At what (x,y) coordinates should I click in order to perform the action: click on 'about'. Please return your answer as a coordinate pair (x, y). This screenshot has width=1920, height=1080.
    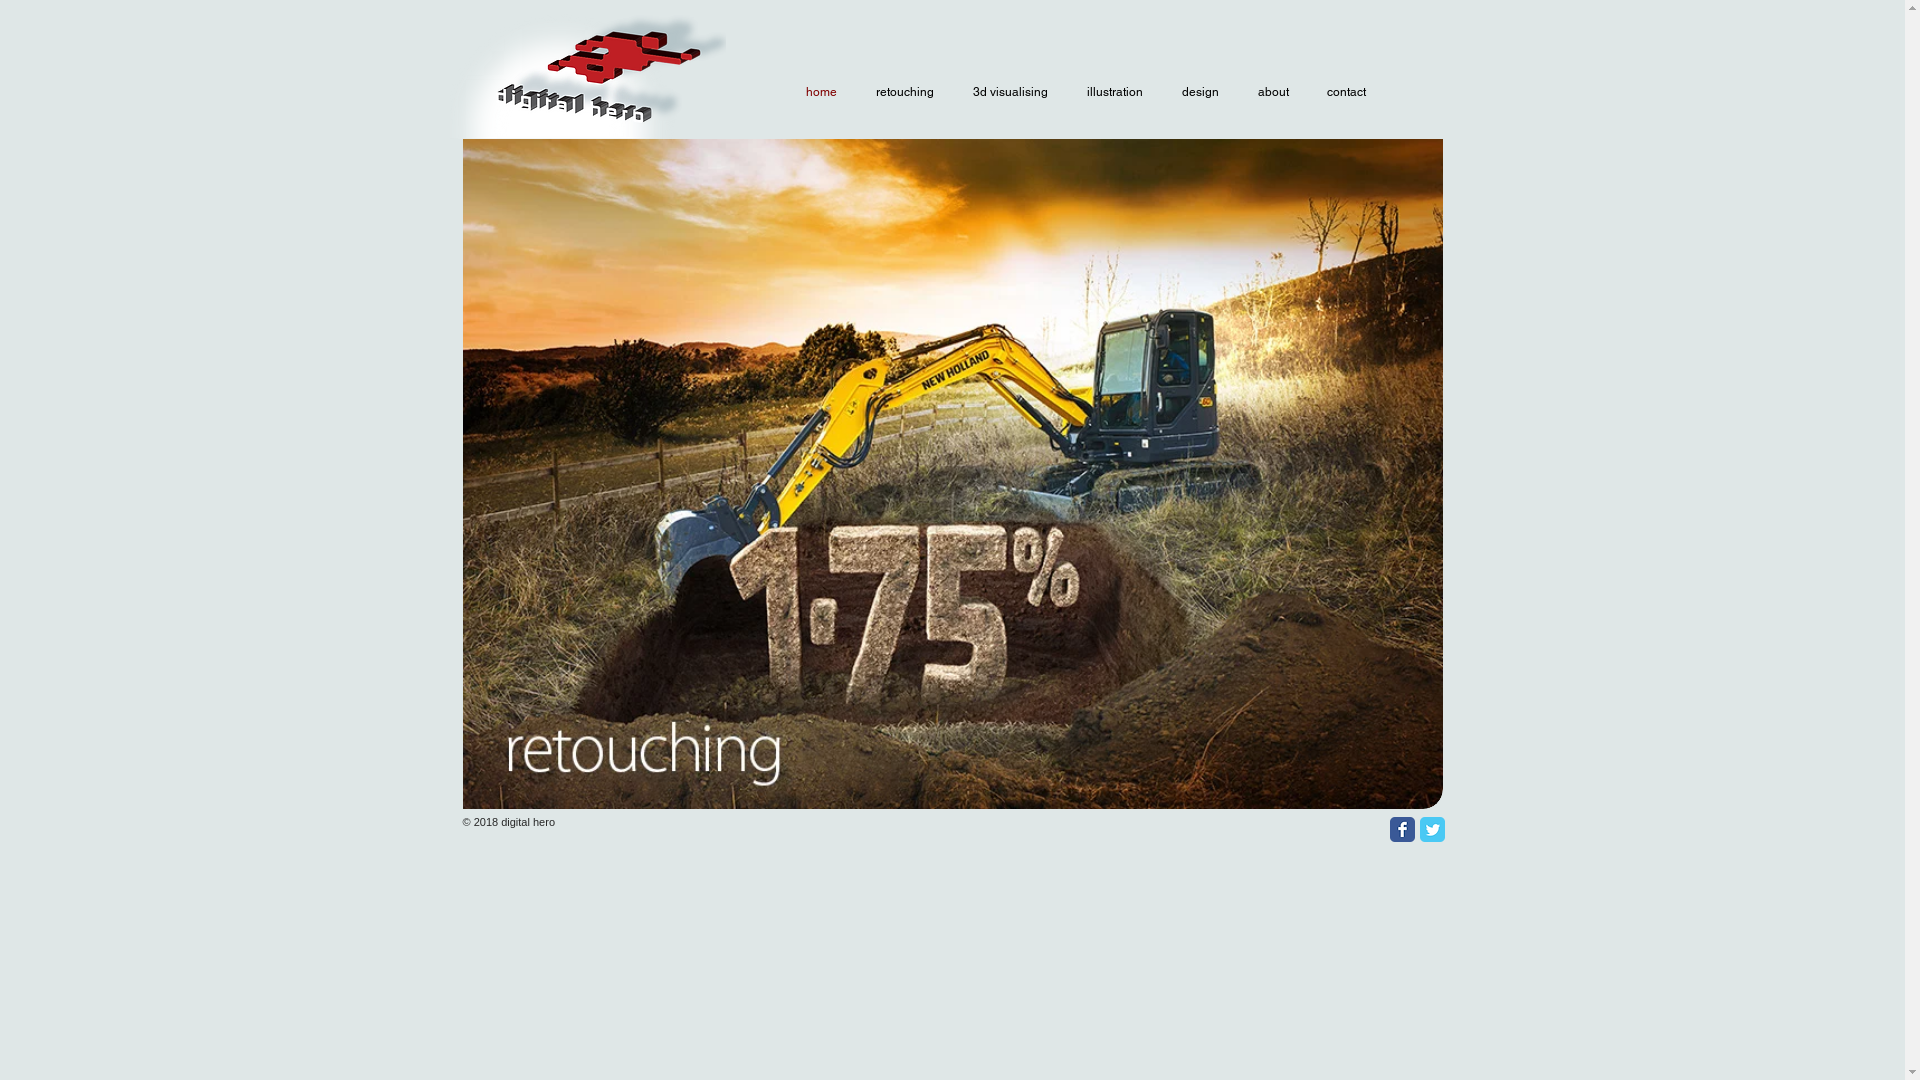
    Looking at the image, I should click on (1270, 92).